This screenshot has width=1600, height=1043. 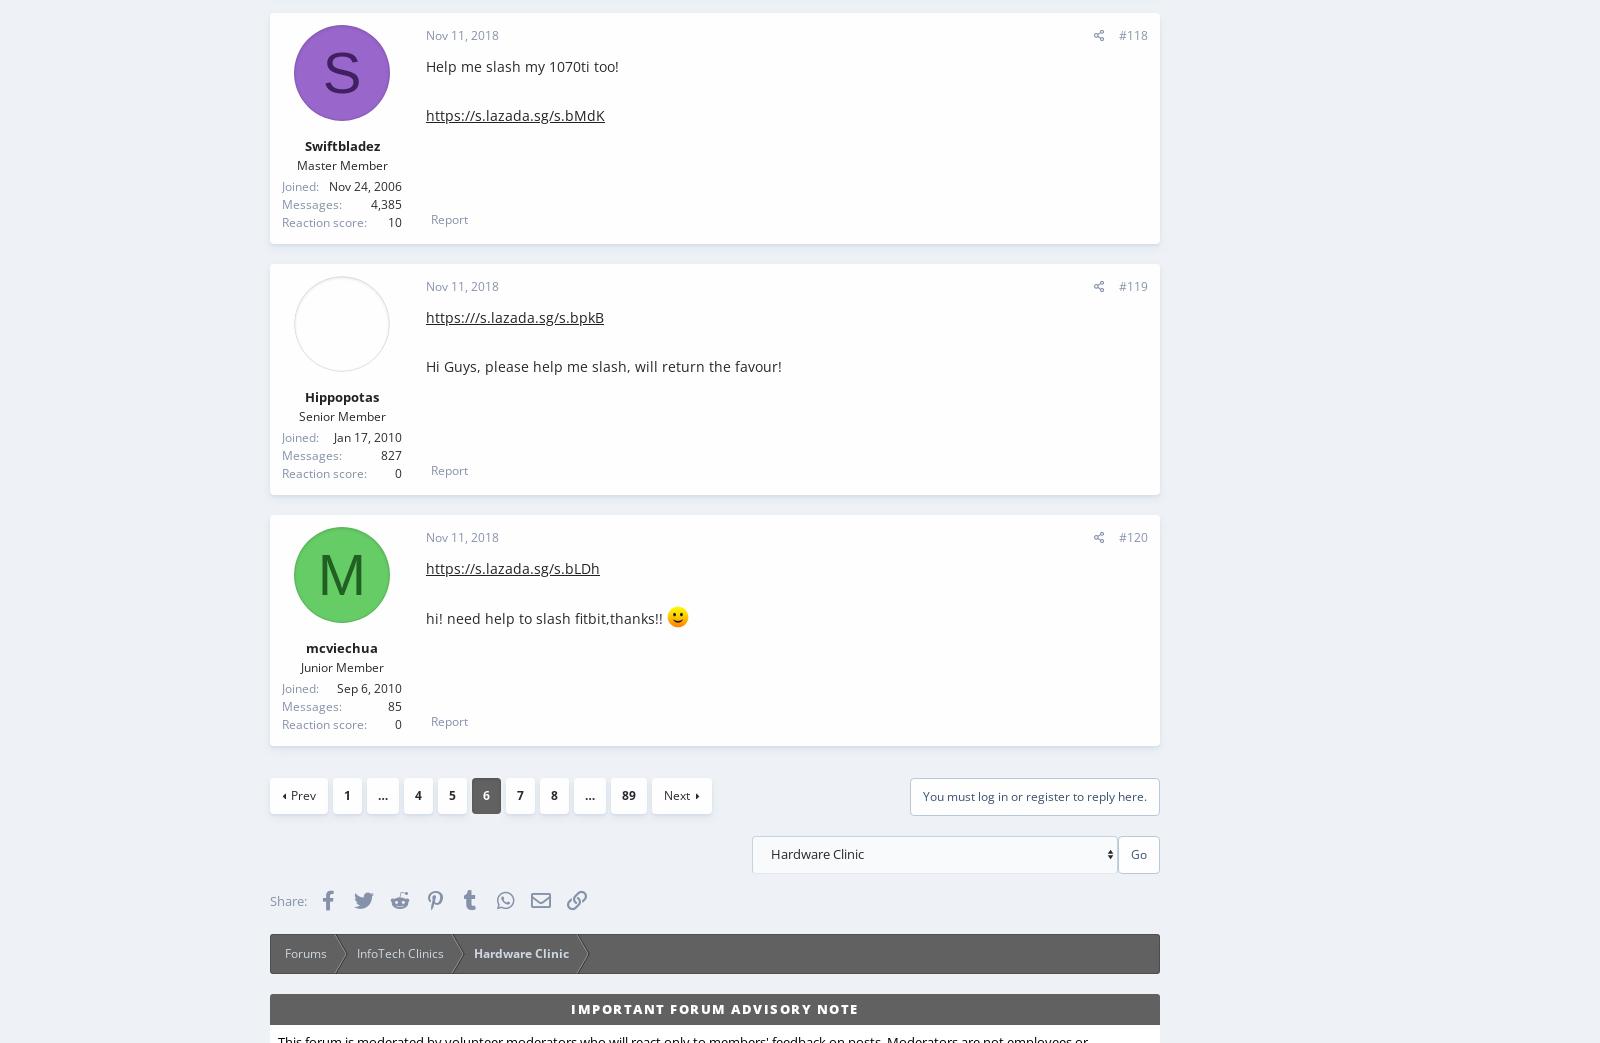 I want to click on '4', so click(x=417, y=793).